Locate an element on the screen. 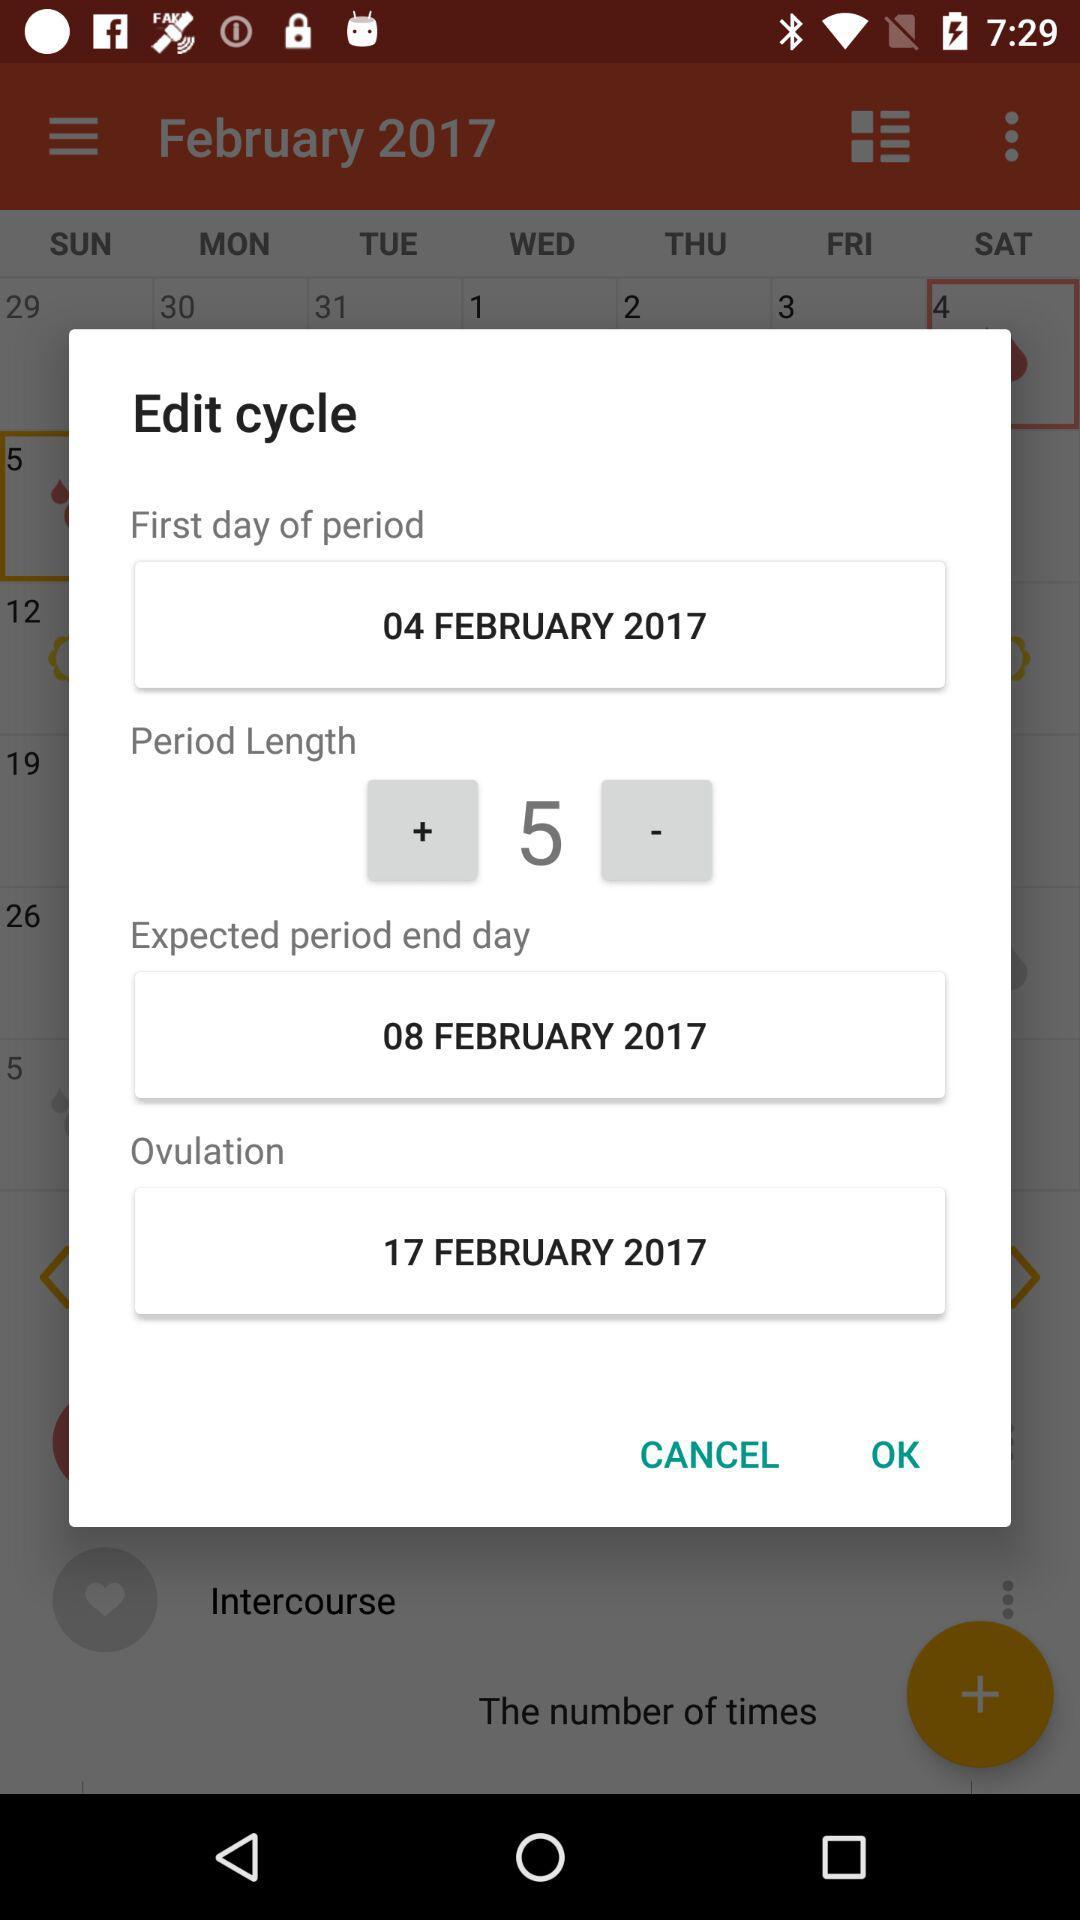 The height and width of the screenshot is (1920, 1080). the add icon is located at coordinates (979, 1693).